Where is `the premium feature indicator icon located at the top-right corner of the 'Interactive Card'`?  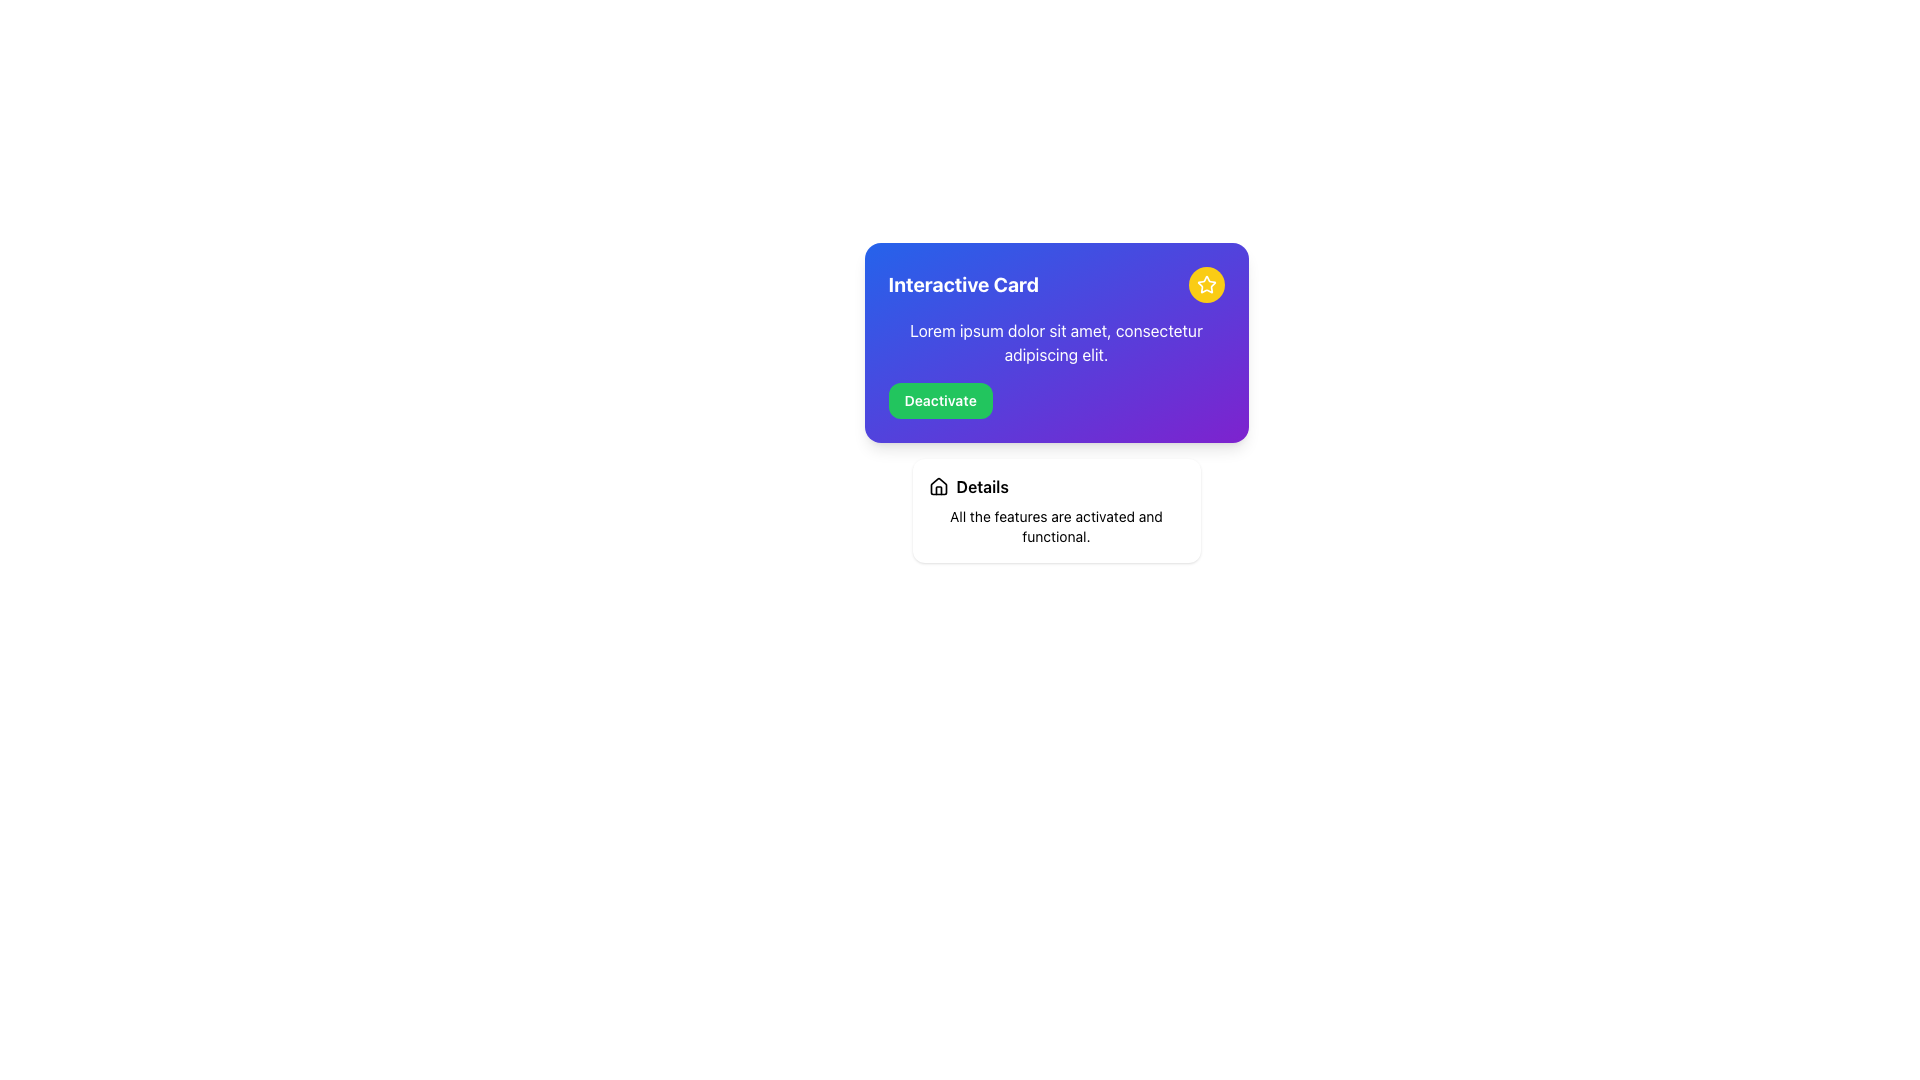 the premium feature indicator icon located at the top-right corner of the 'Interactive Card' is located at coordinates (1205, 284).